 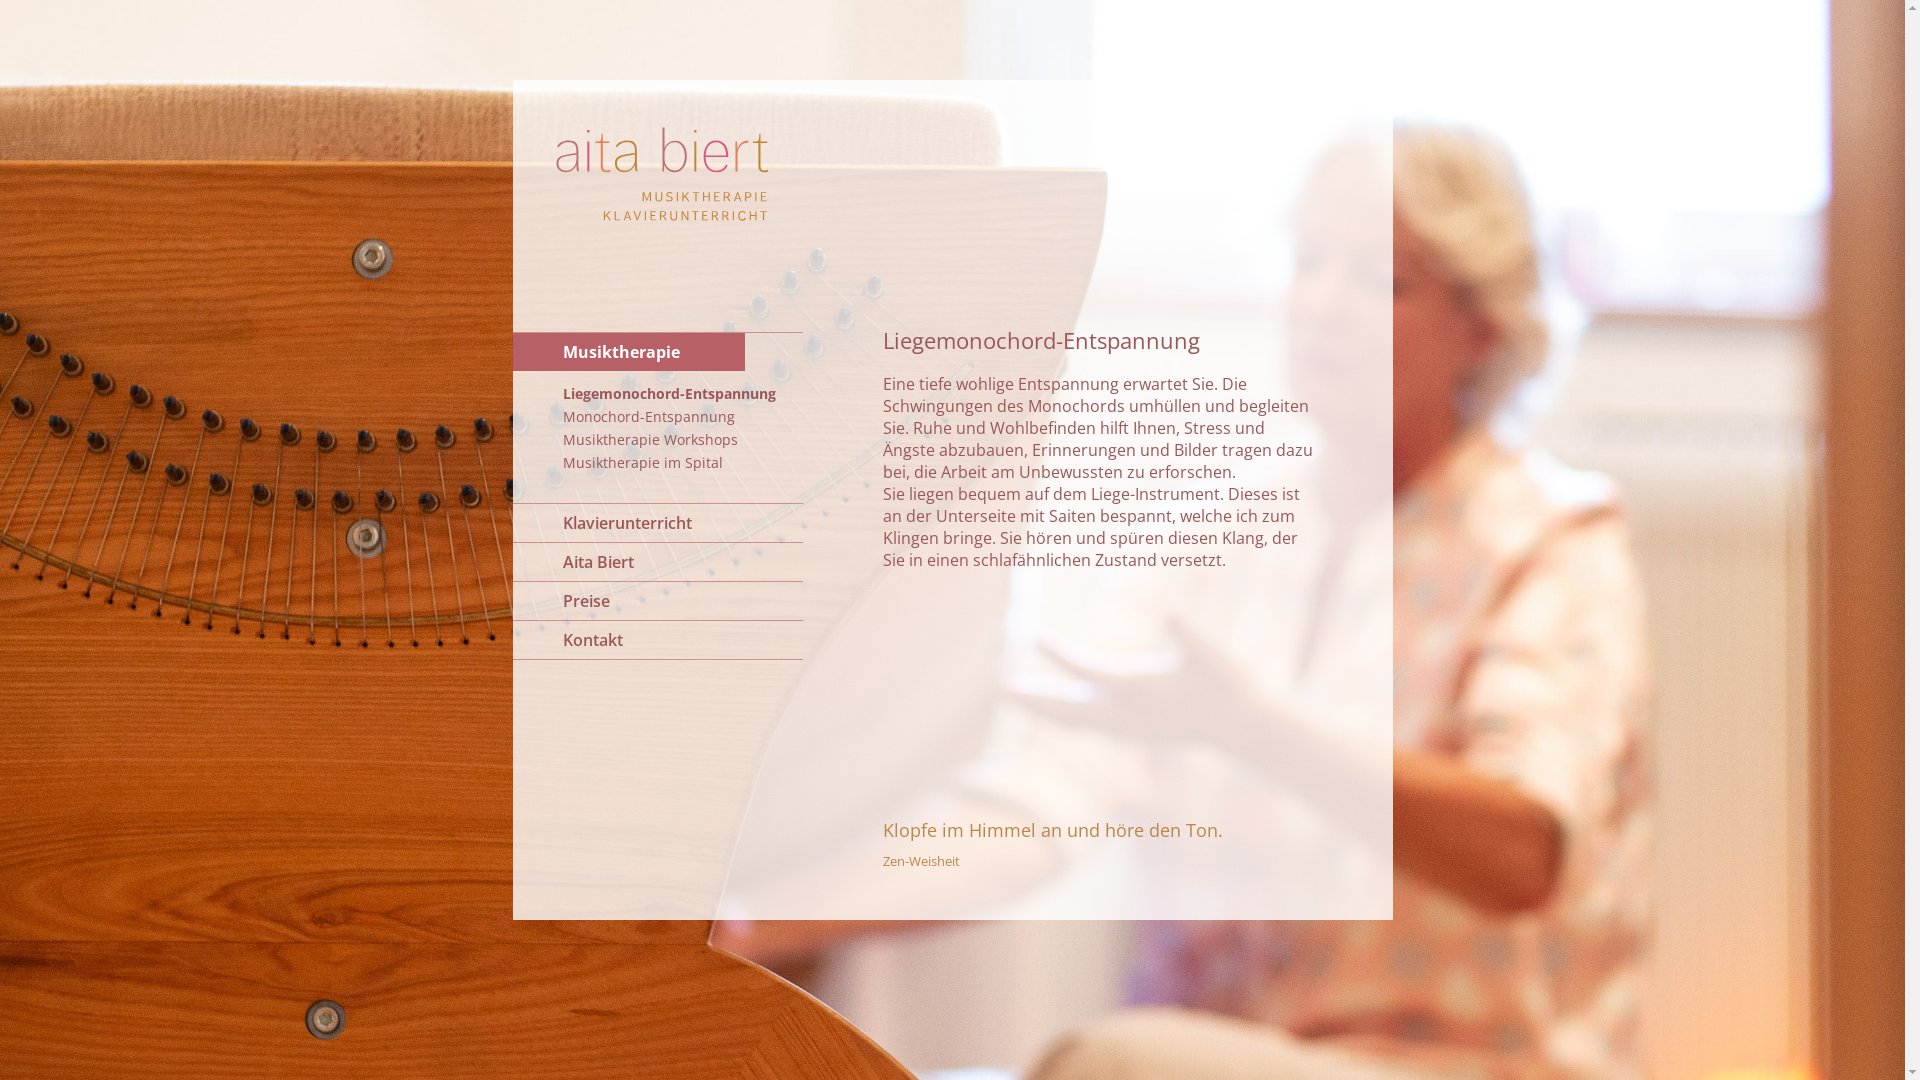 I want to click on 'Preise', so click(x=657, y=600).